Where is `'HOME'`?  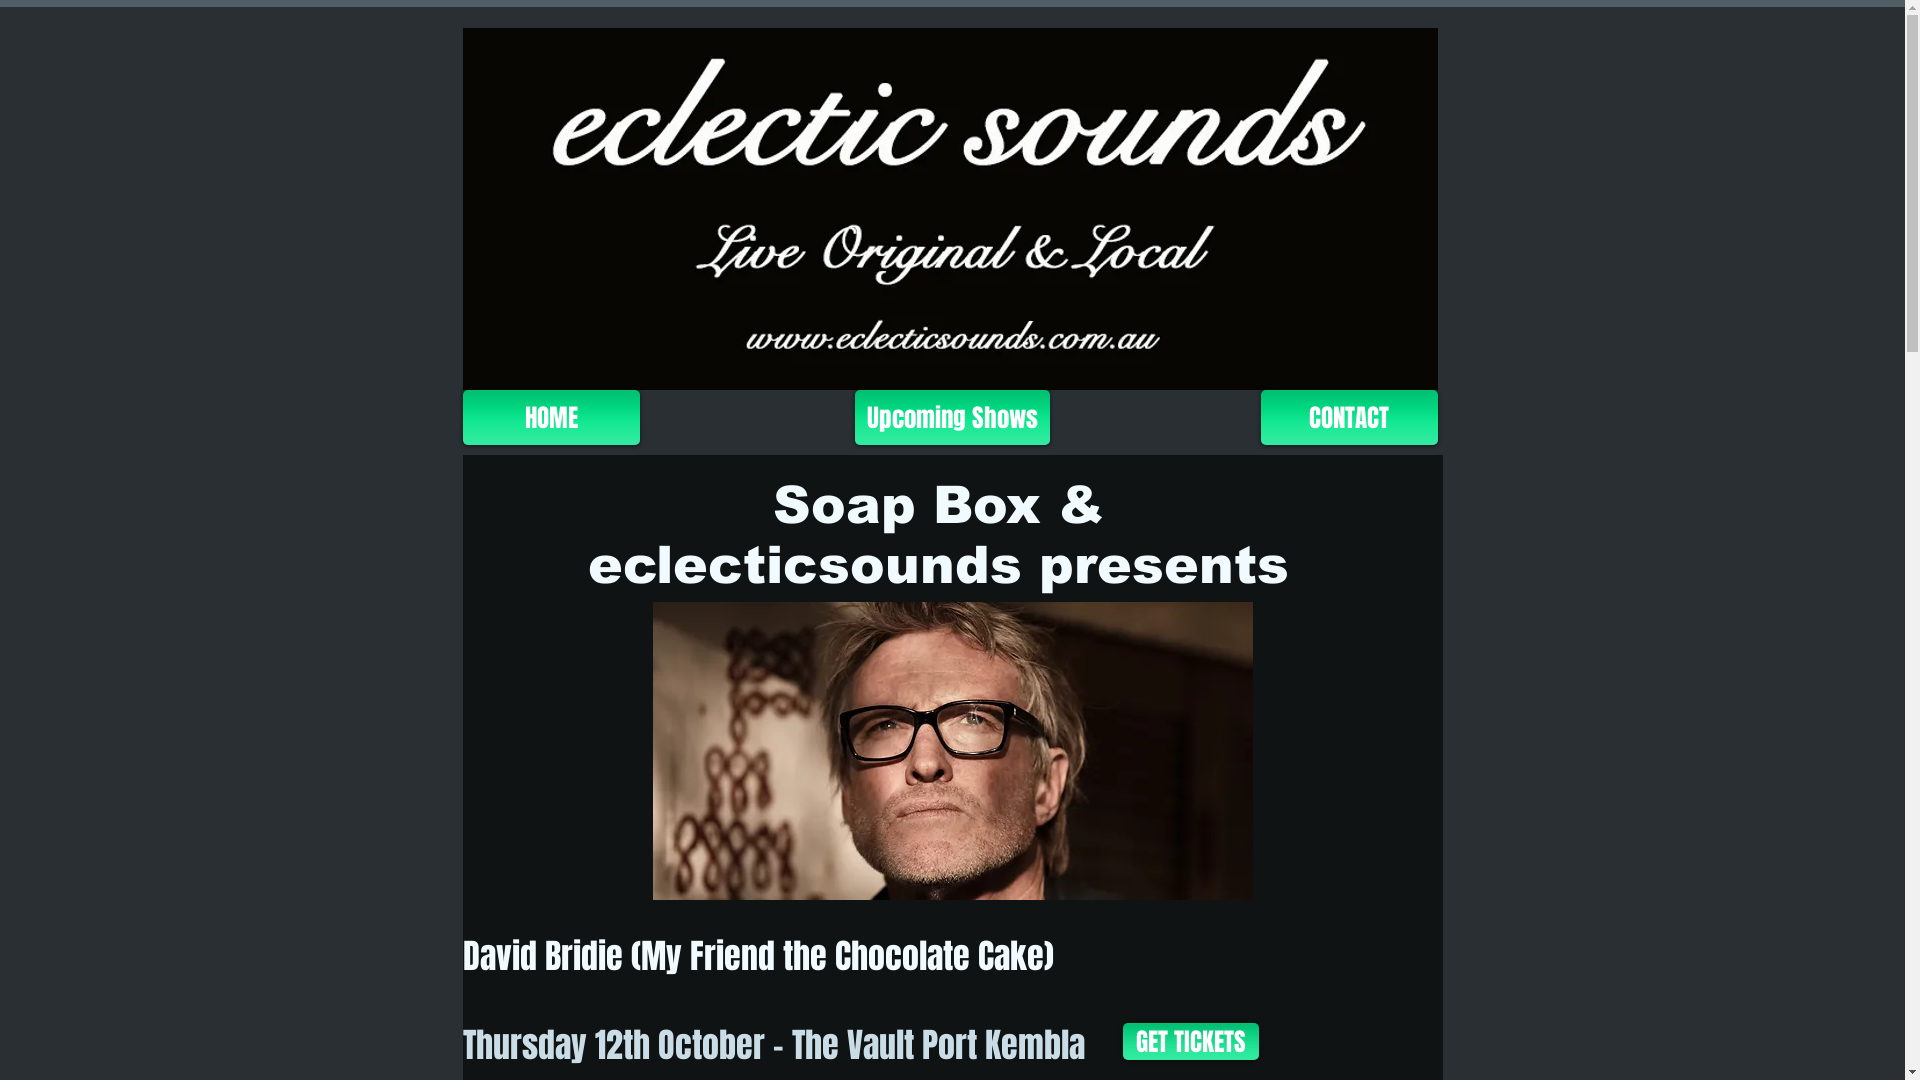 'HOME' is located at coordinates (550, 416).